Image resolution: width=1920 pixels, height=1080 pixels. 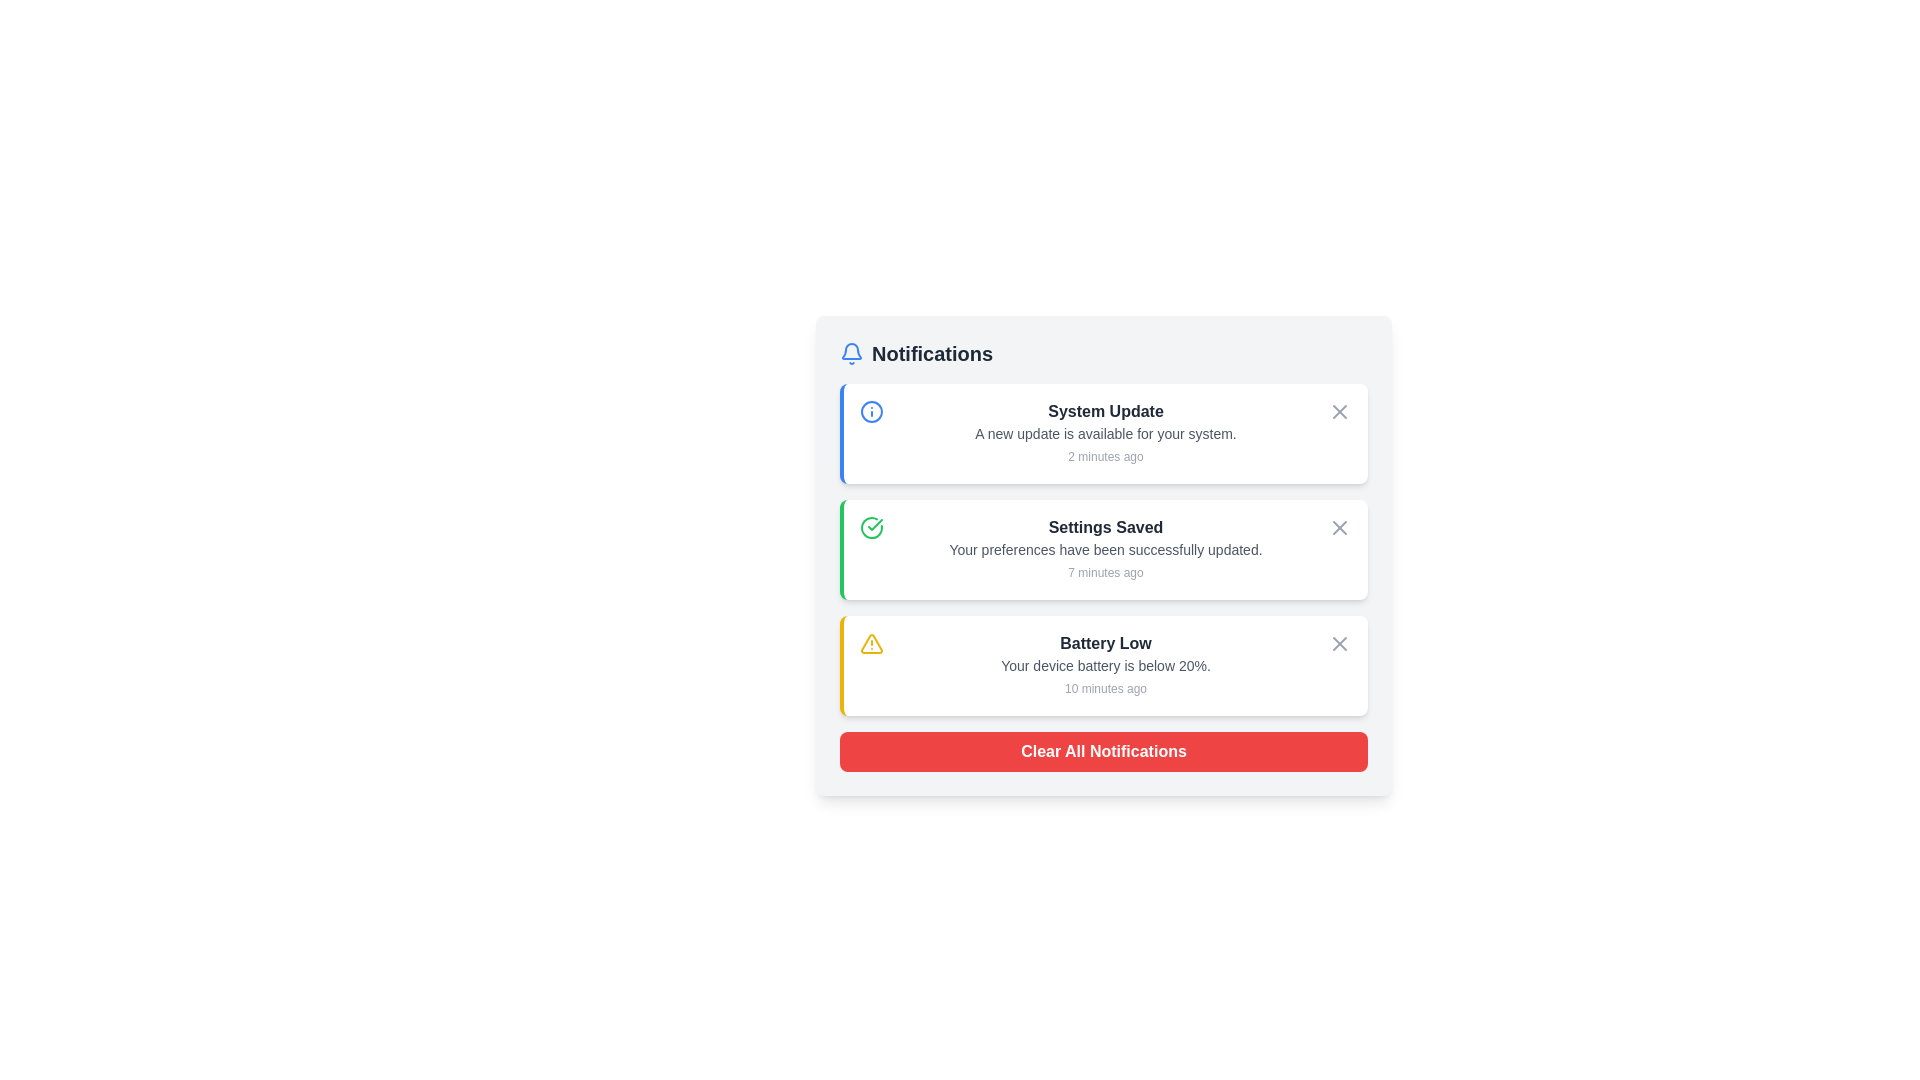 What do you see at coordinates (1104, 666) in the screenshot?
I see `notification message titled 'Battery Low' which states 'Your device battery is below 20%' and was timestamped '10 minutes ago.'` at bounding box center [1104, 666].